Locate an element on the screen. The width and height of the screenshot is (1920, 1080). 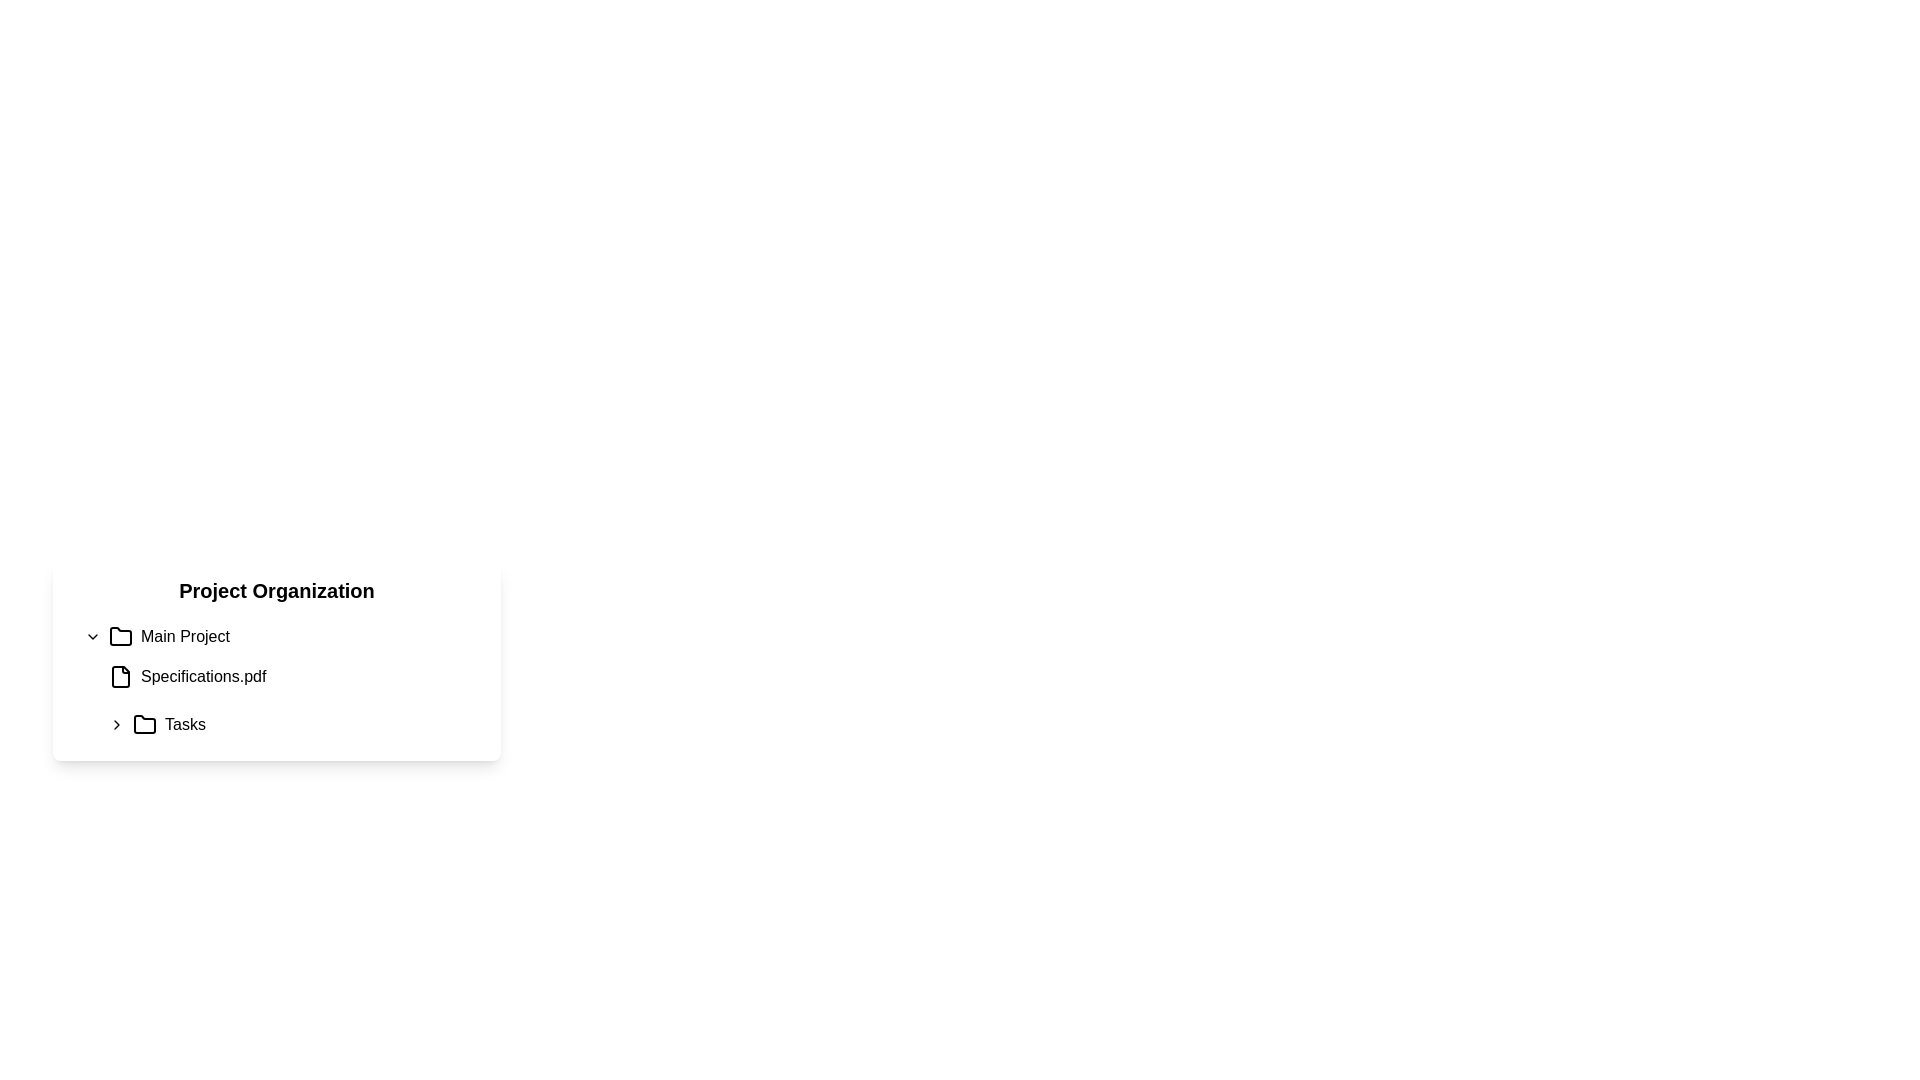
the Text label (header) at the top of the white, rounded rectangular card that organizes the content below it is located at coordinates (276, 589).